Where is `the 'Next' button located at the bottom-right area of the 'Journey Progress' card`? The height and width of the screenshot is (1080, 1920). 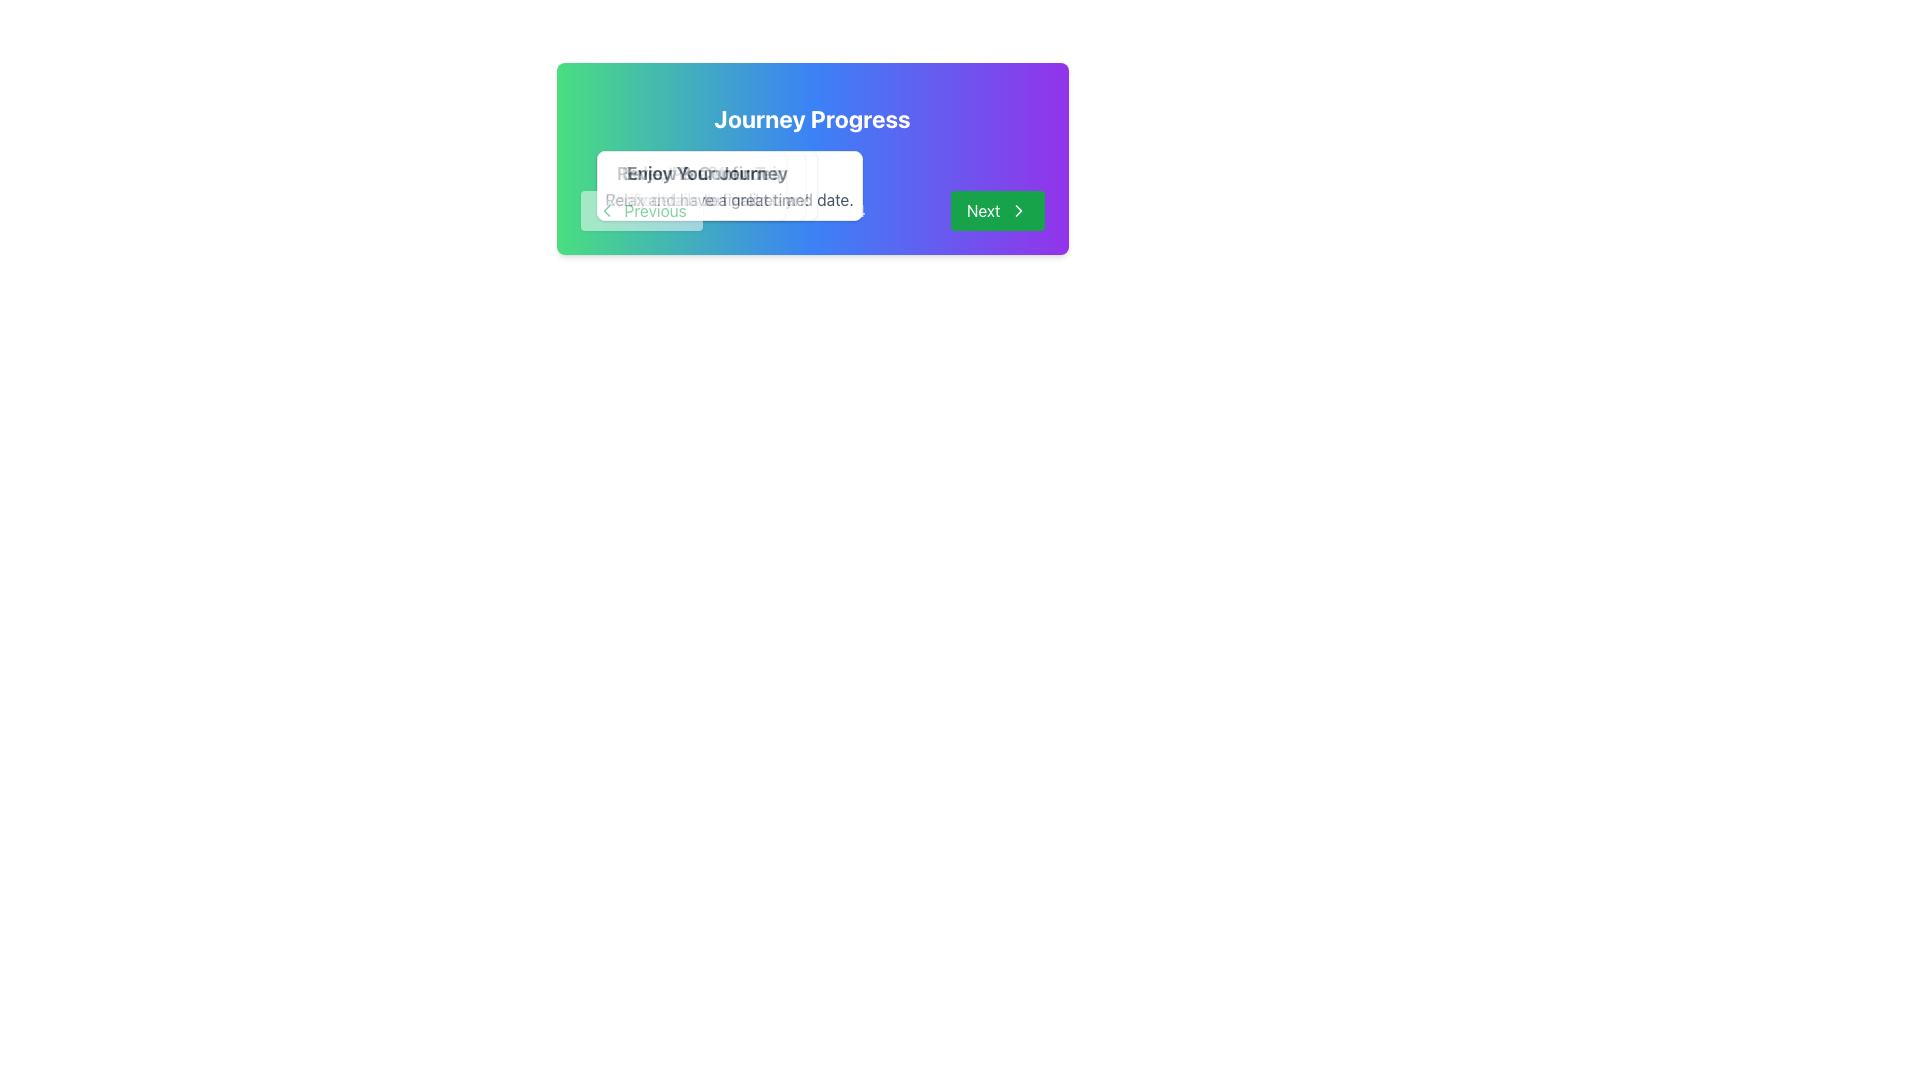
the 'Next' button located at the bottom-right area of the 'Journey Progress' card is located at coordinates (1018, 211).